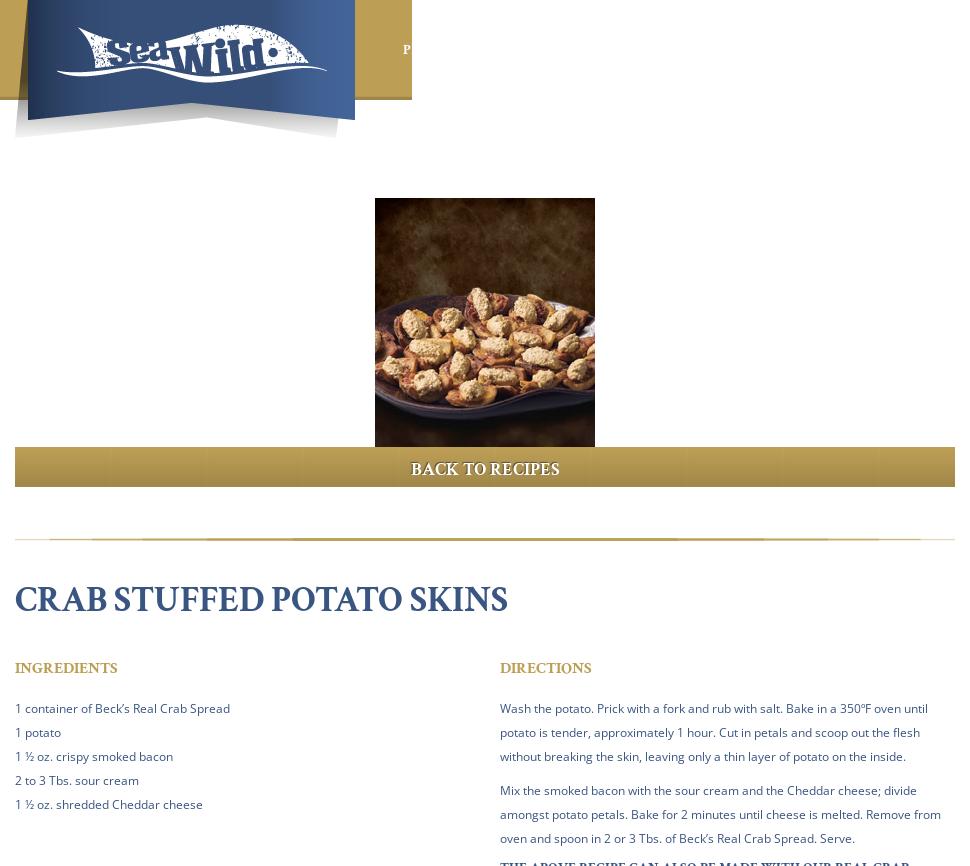  What do you see at coordinates (714, 730) in the screenshot?
I see `'Wash the potato. Prick with a fork and rub with salt. Bake in a 350ºF oven until potato is tender, approximately 1 hour. Cut in petals and scoop out the flesh without breaking the skin, leaving only a thin layer of potato on the inside.'` at bounding box center [714, 730].